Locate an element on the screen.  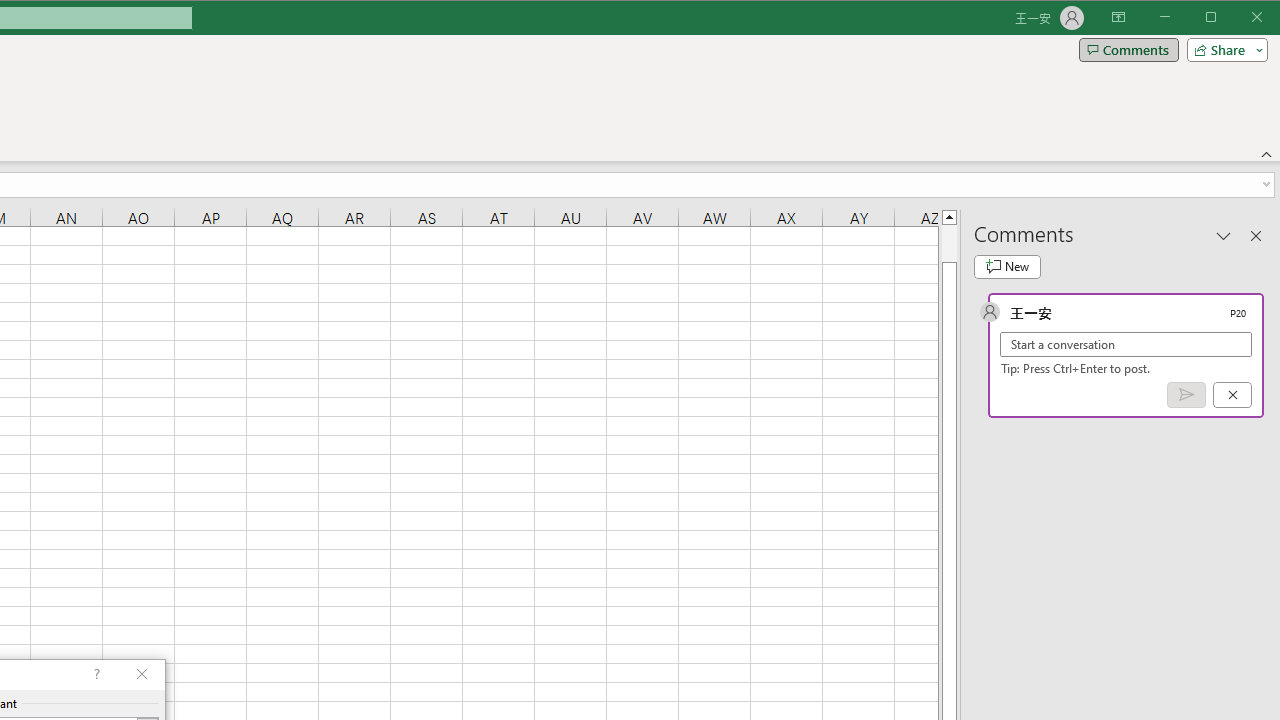
'Start a conversation' is located at coordinates (1126, 343).